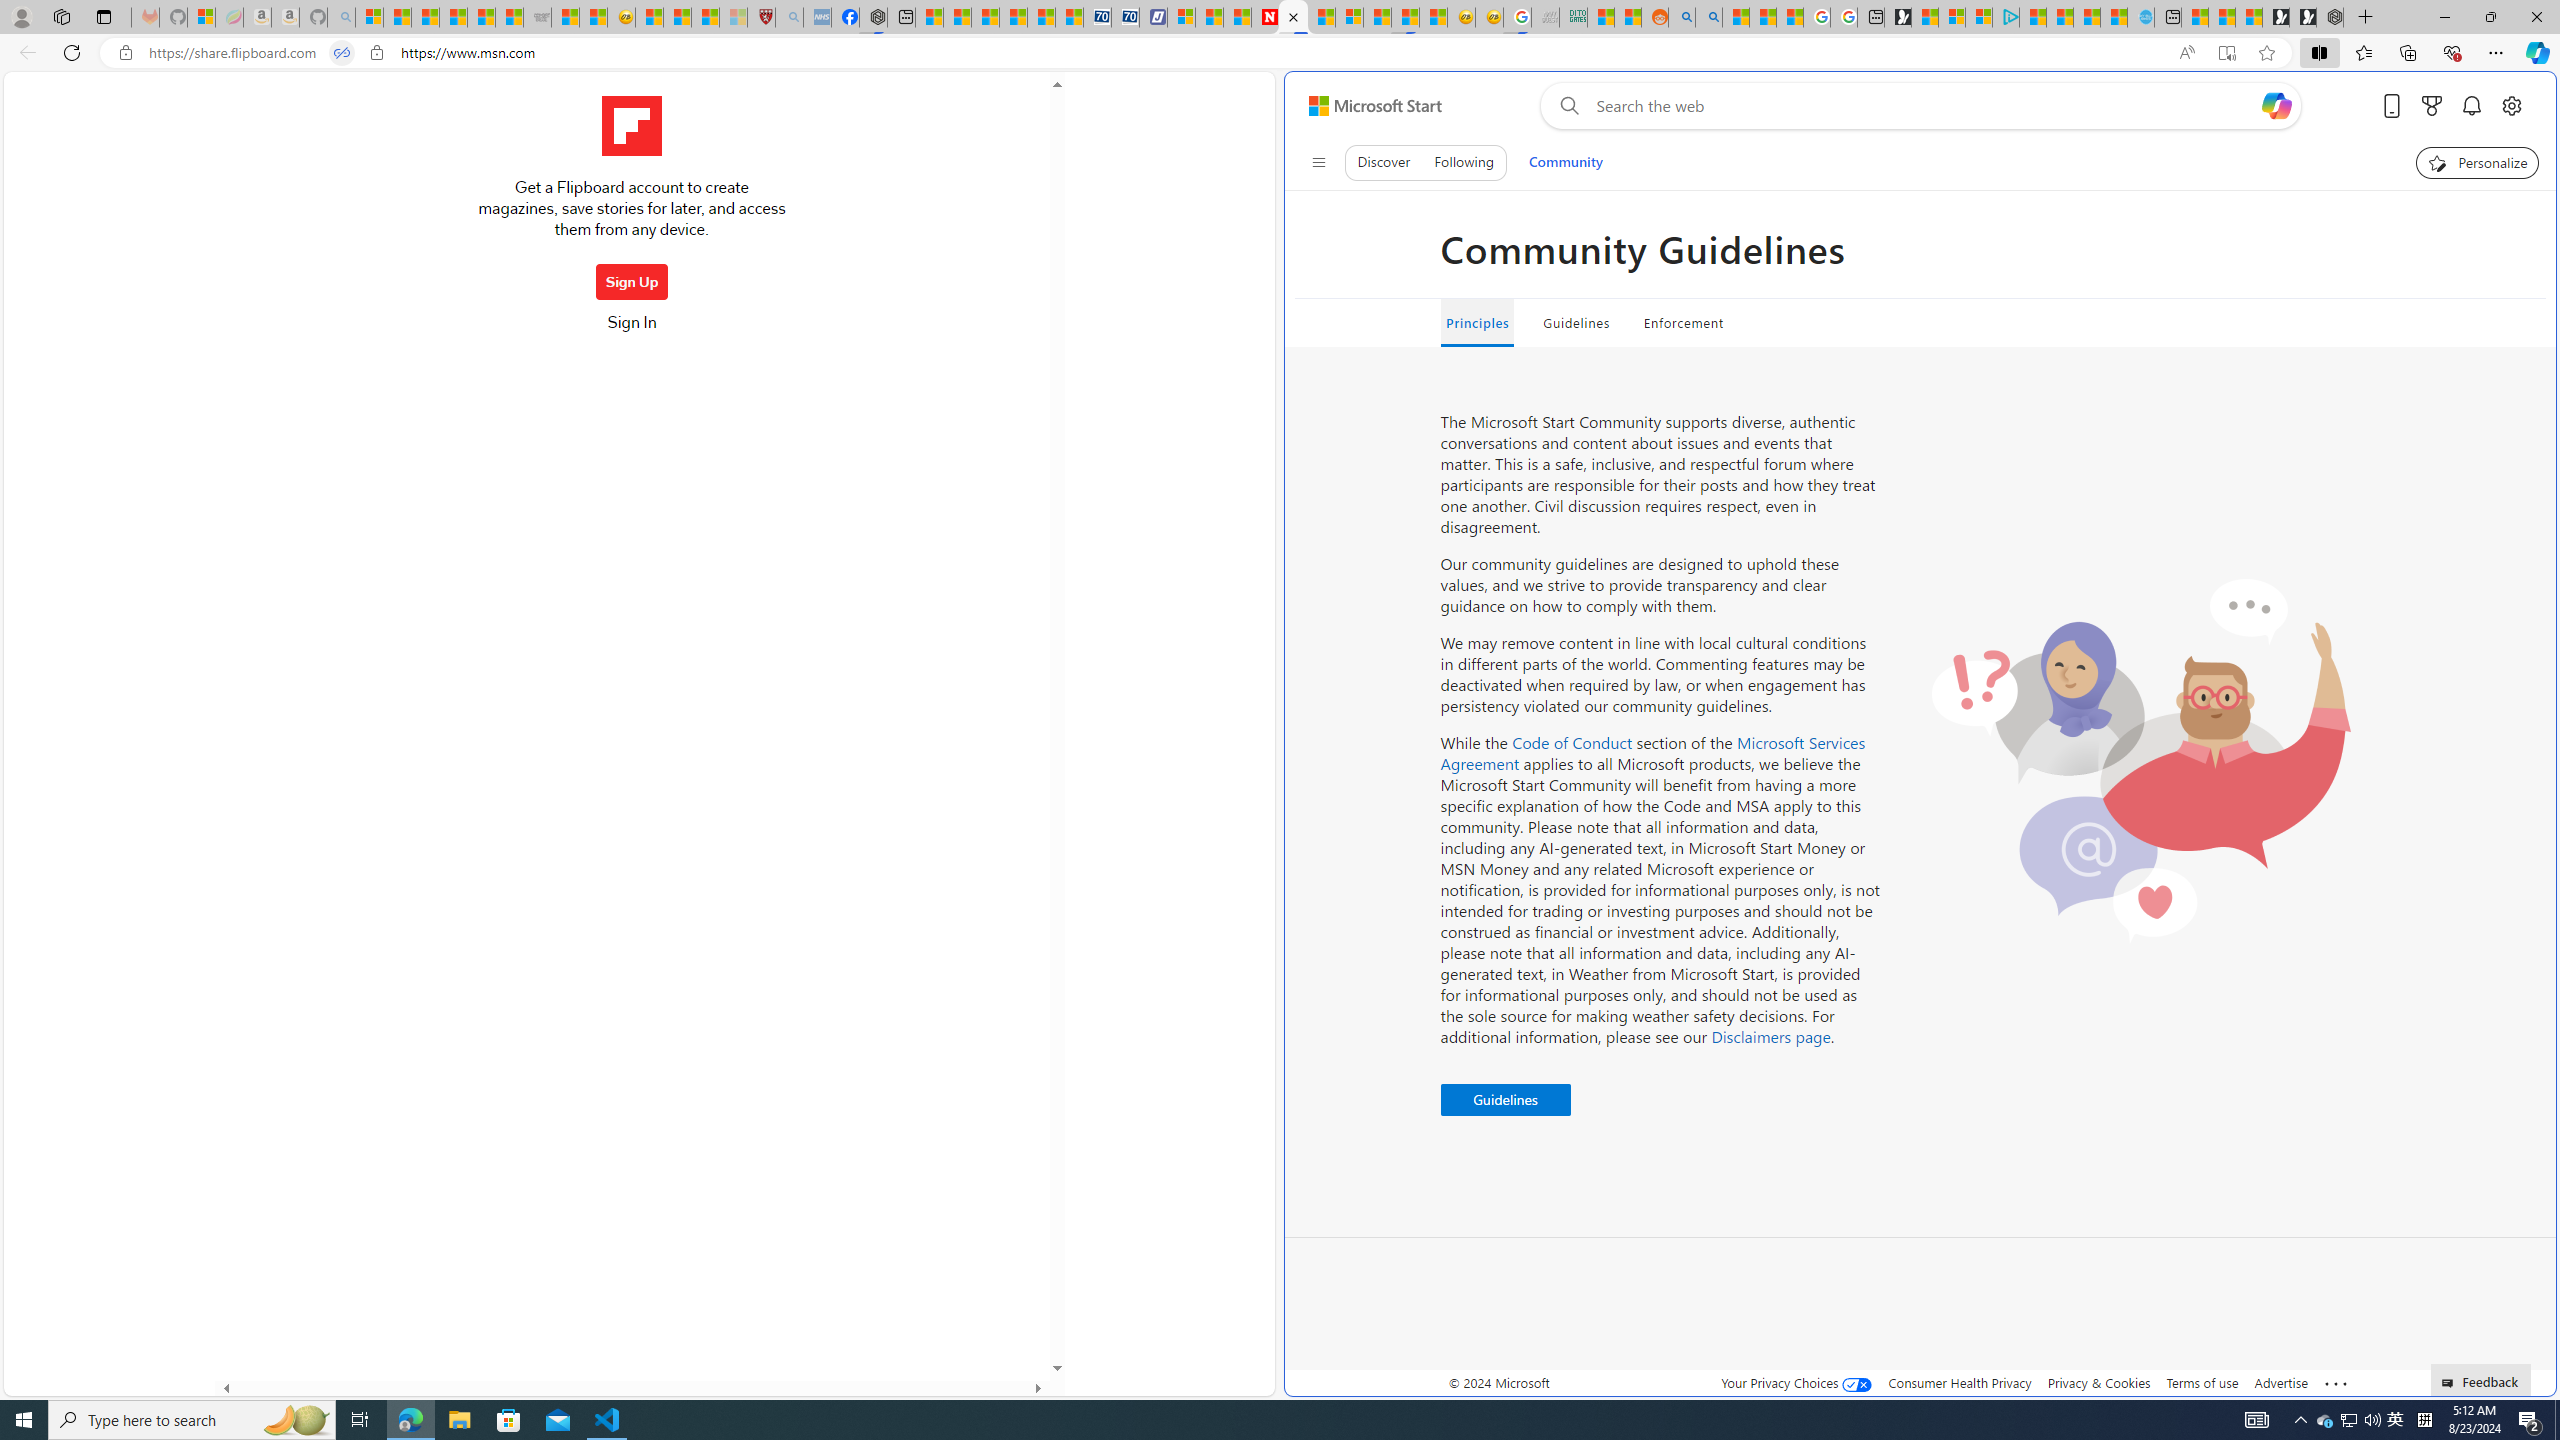 The width and height of the screenshot is (2560, 1440). Describe the element at coordinates (2511, 106) in the screenshot. I see `'Open settings'` at that location.